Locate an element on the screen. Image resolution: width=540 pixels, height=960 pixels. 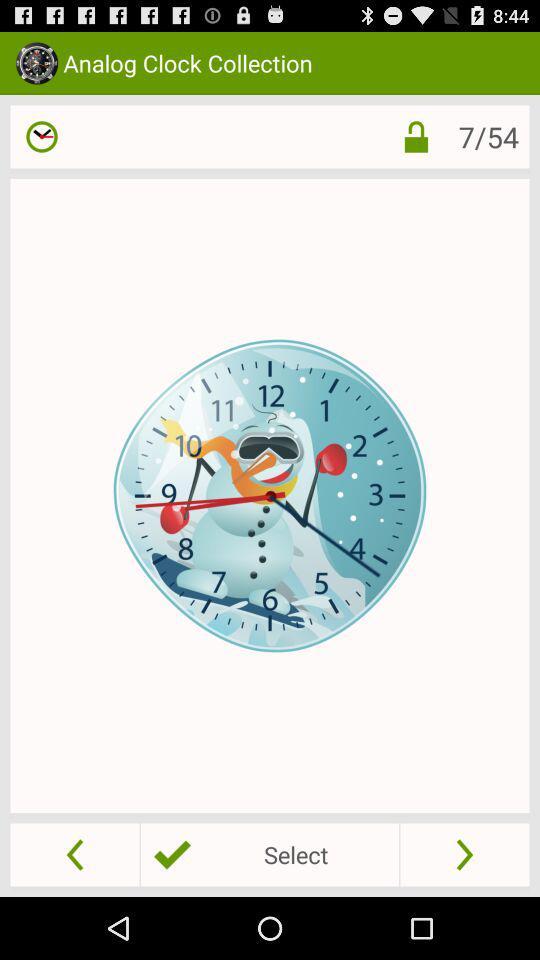
the arrow_backward icon is located at coordinates (74, 915).